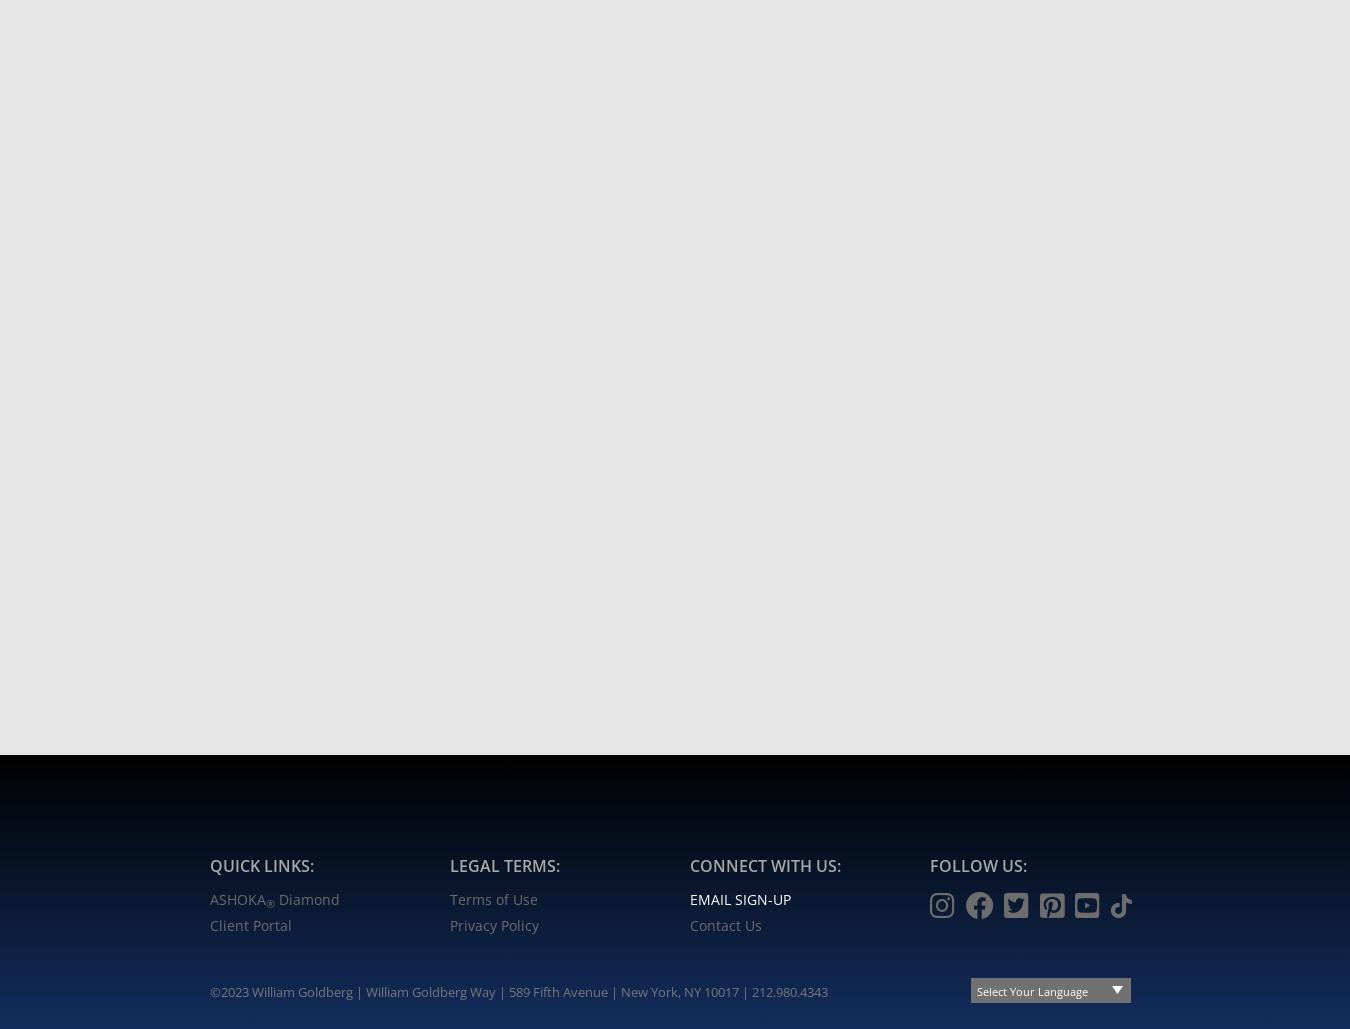 The image size is (1350, 1029). What do you see at coordinates (725, 924) in the screenshot?
I see `'Contact Us'` at bounding box center [725, 924].